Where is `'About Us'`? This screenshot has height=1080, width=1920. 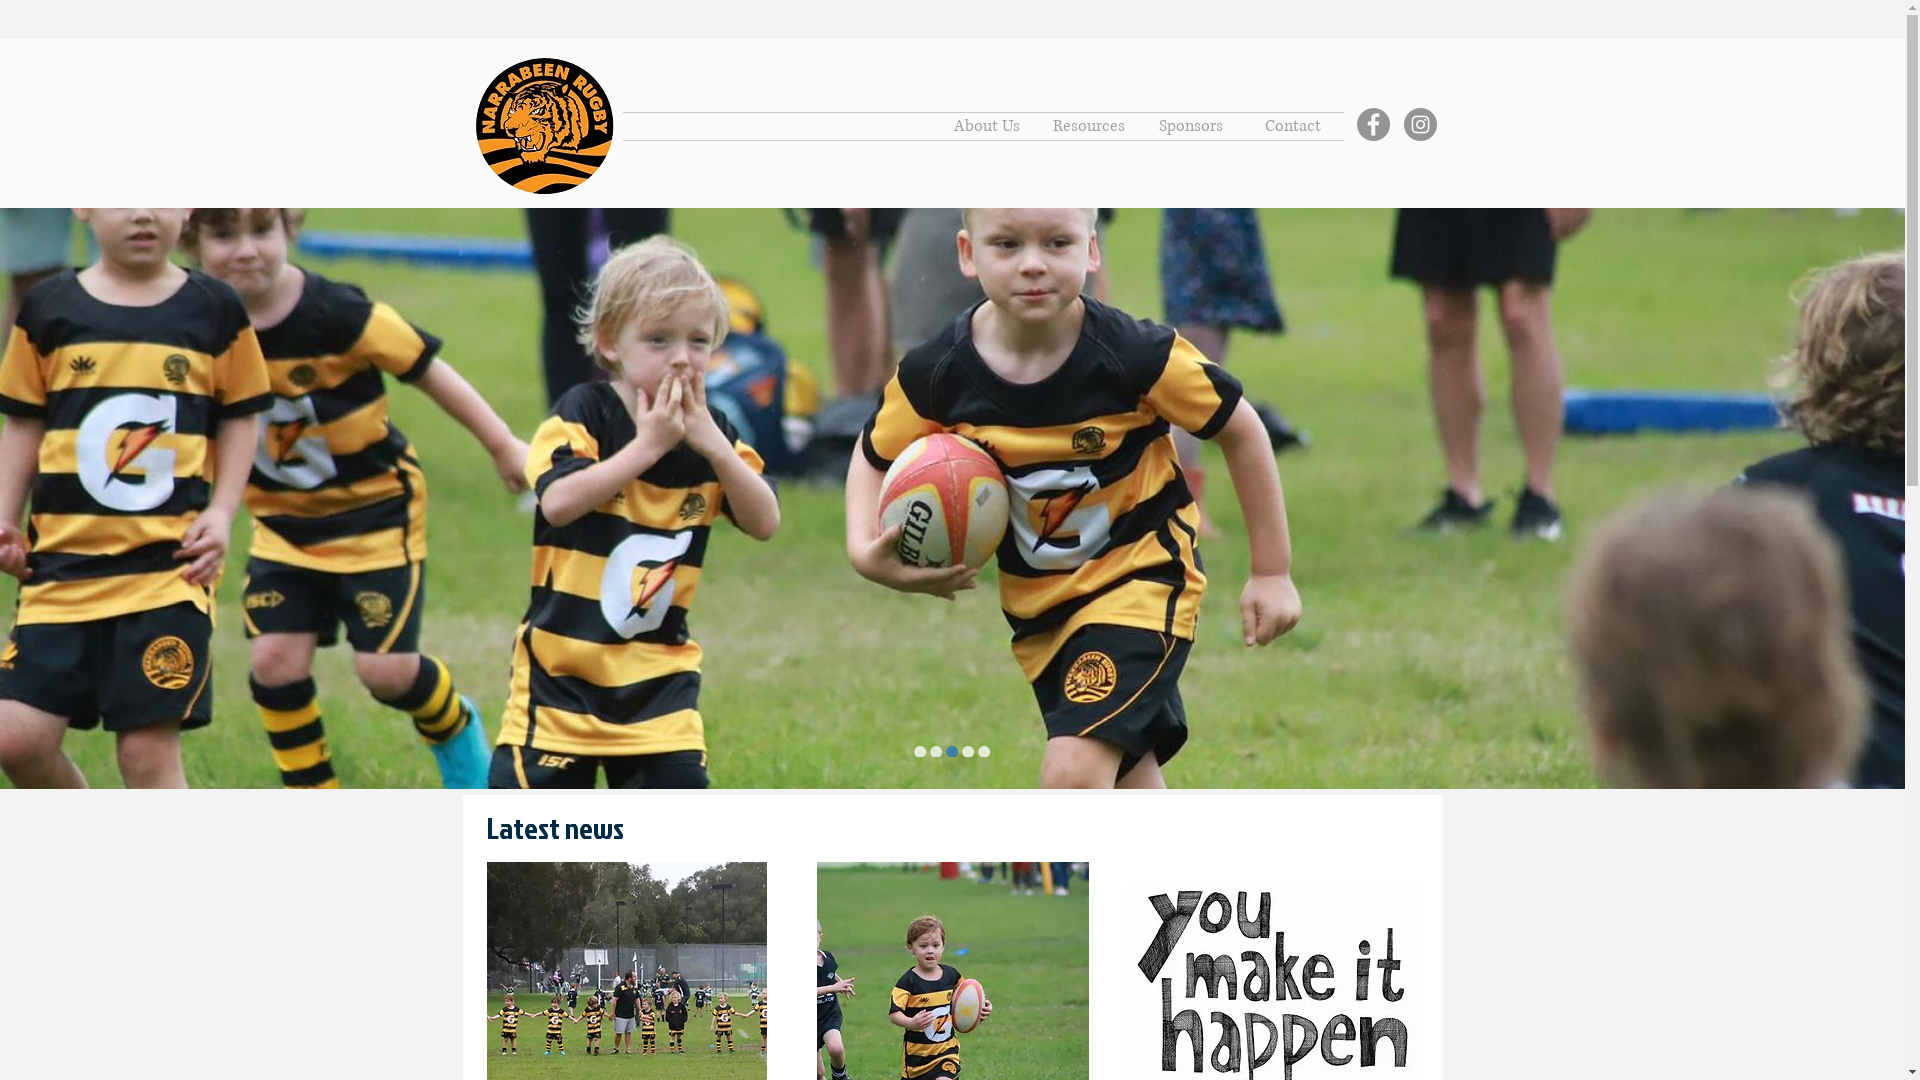 'About Us' is located at coordinates (987, 126).